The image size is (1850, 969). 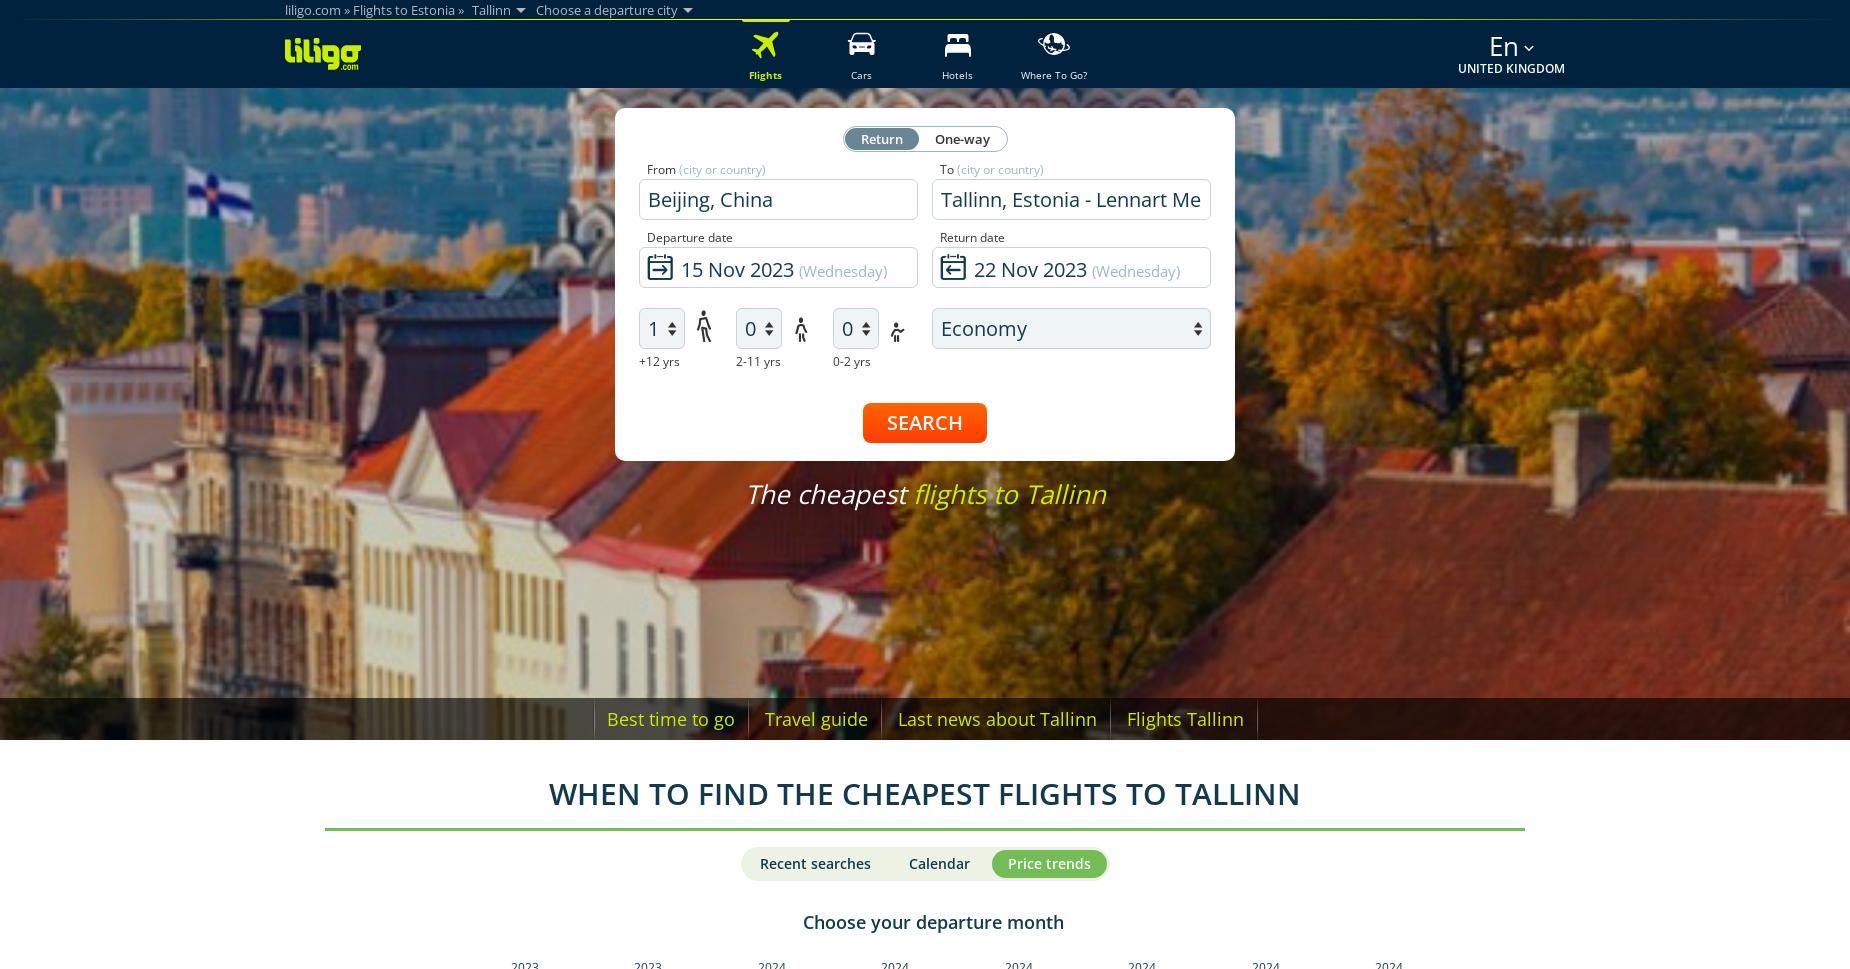 I want to click on 'where to go?', so click(x=1052, y=74).